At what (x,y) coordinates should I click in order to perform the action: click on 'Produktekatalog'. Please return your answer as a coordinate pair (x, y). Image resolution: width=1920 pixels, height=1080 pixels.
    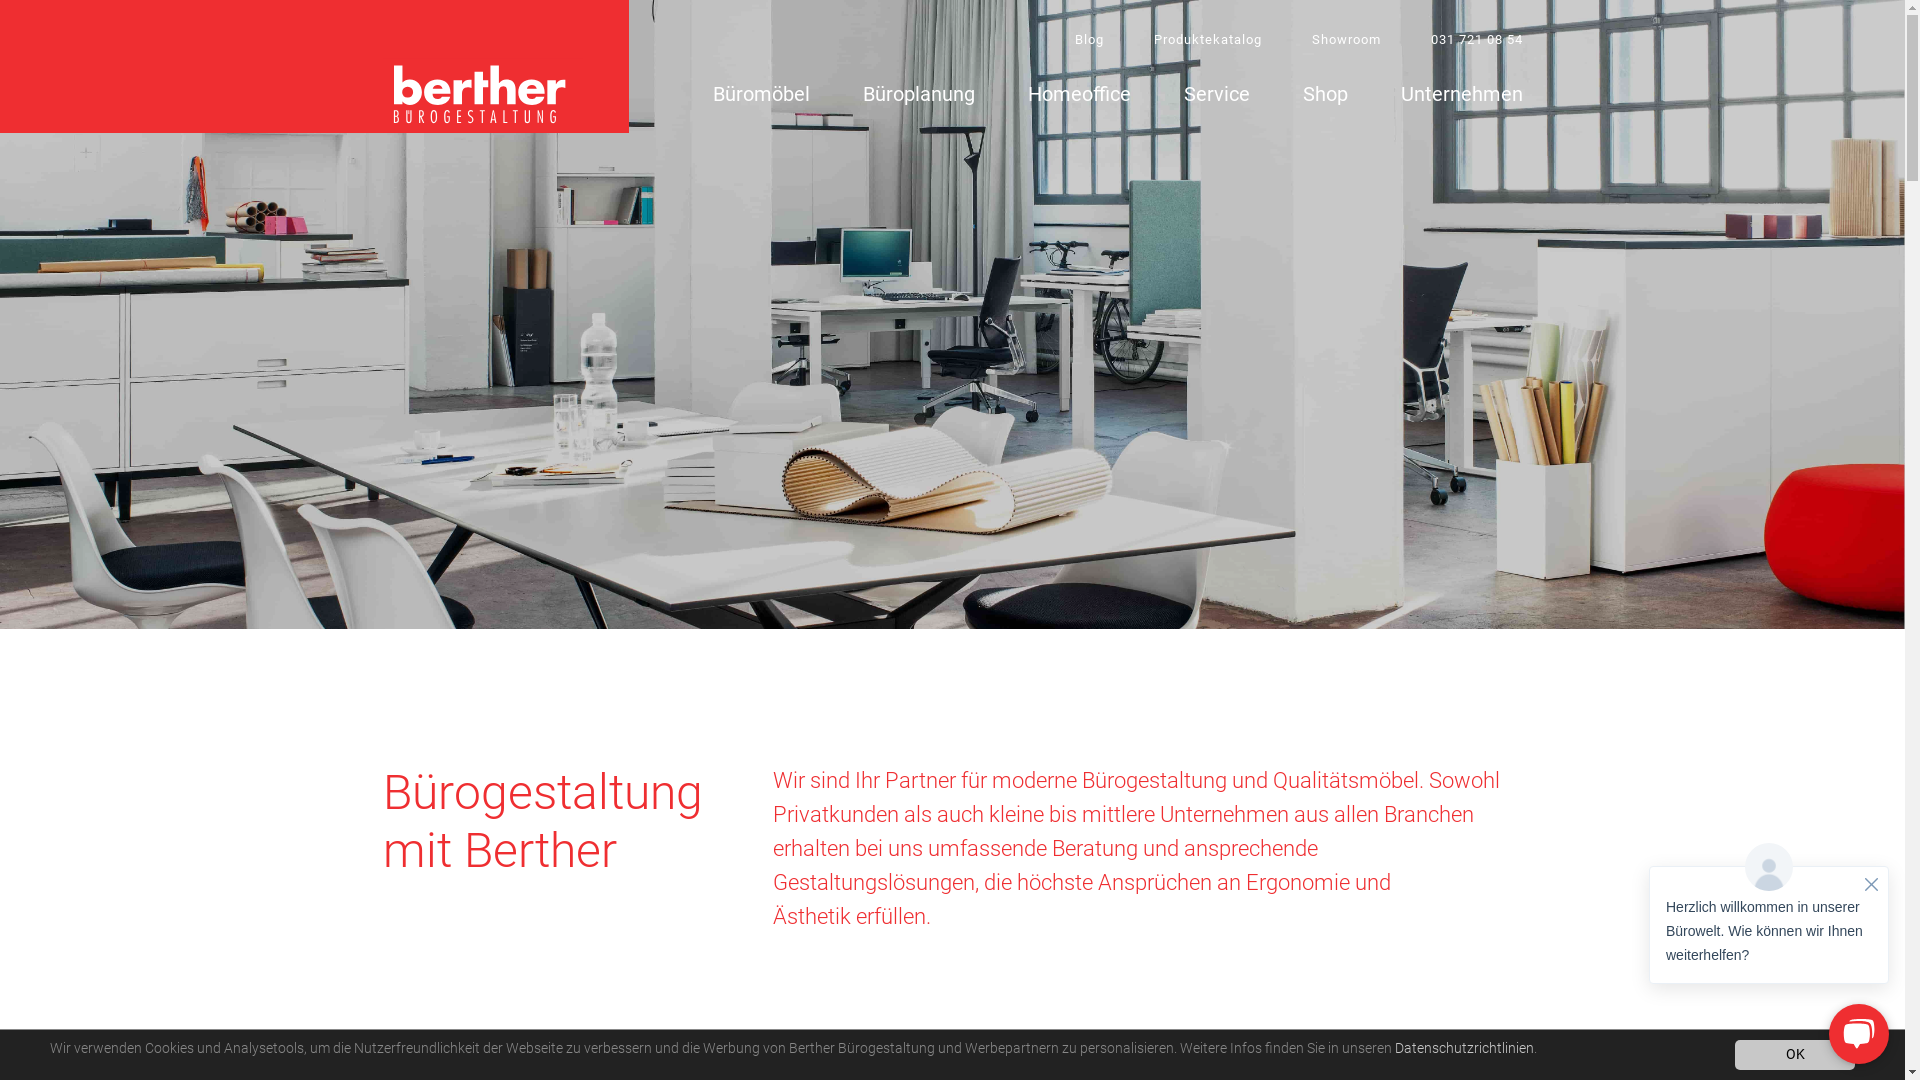
    Looking at the image, I should click on (1207, 39).